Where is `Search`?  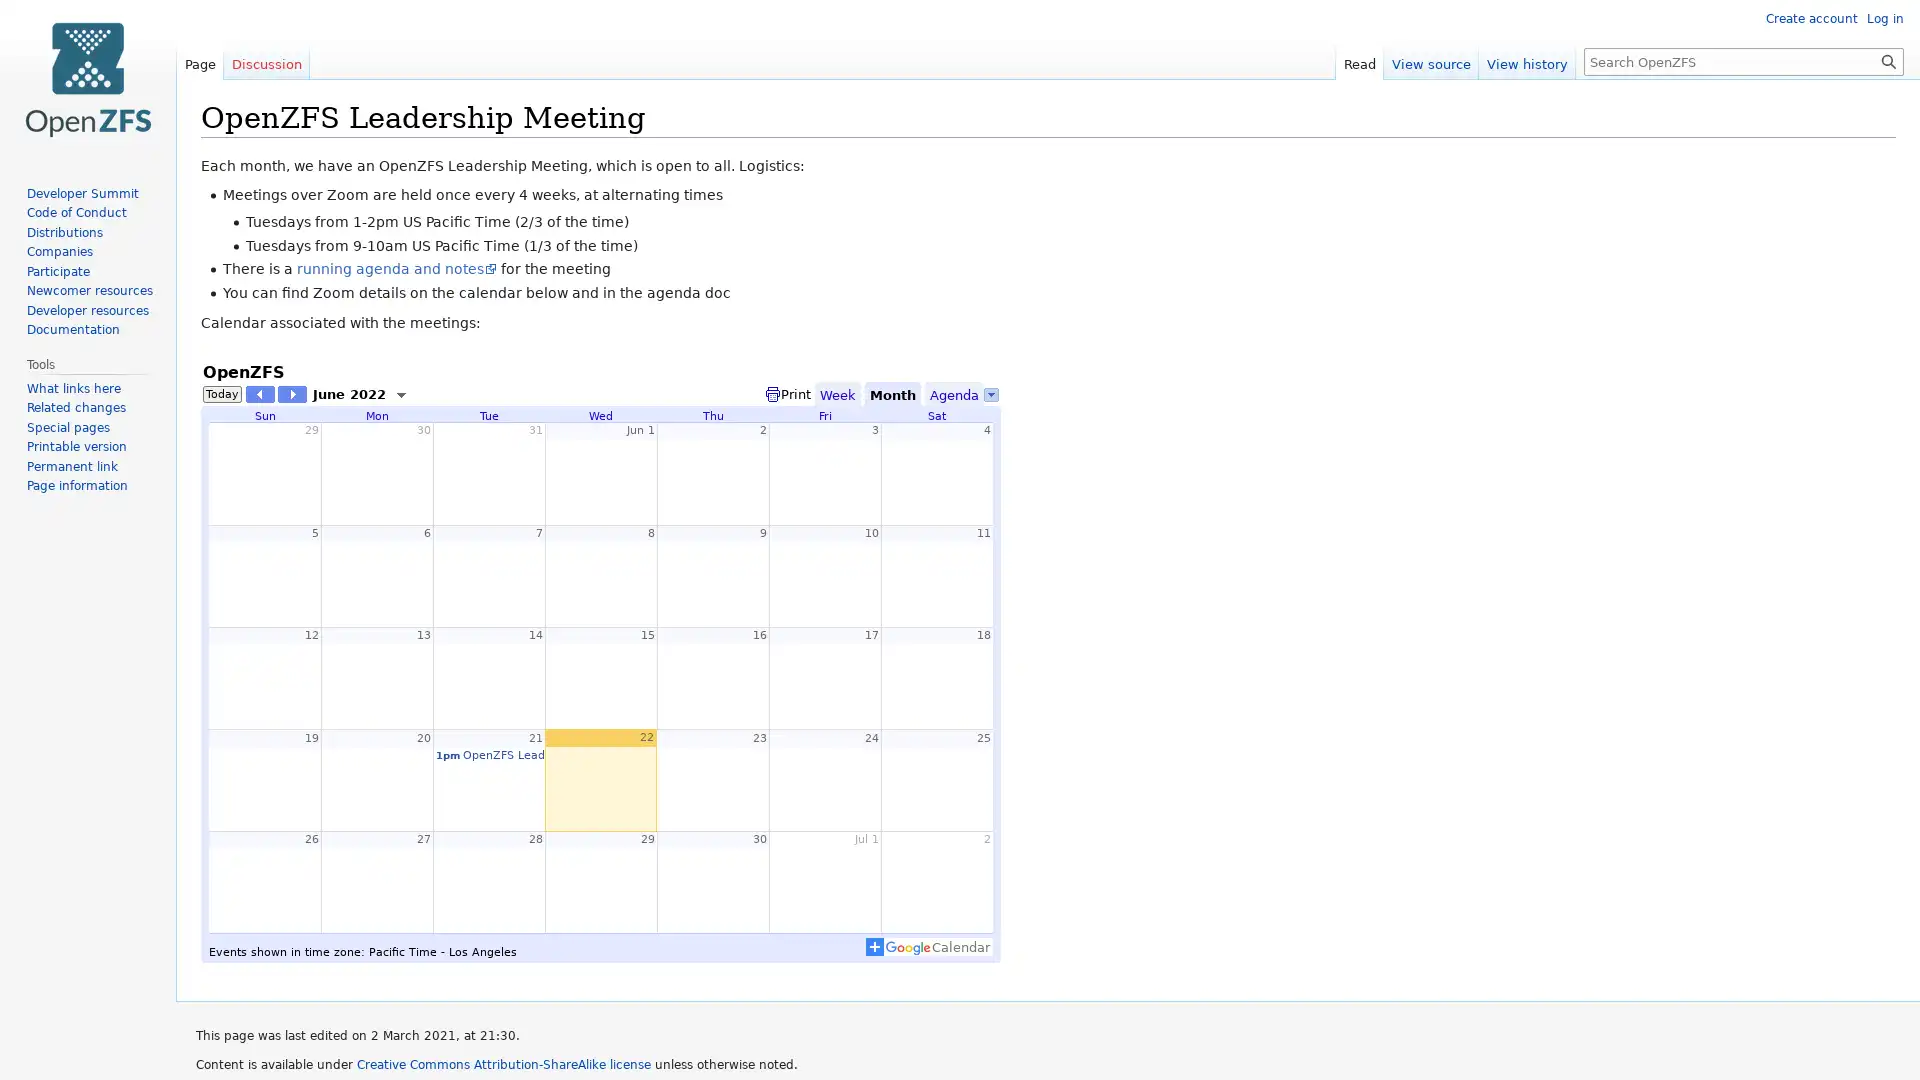 Search is located at coordinates (1888, 60).